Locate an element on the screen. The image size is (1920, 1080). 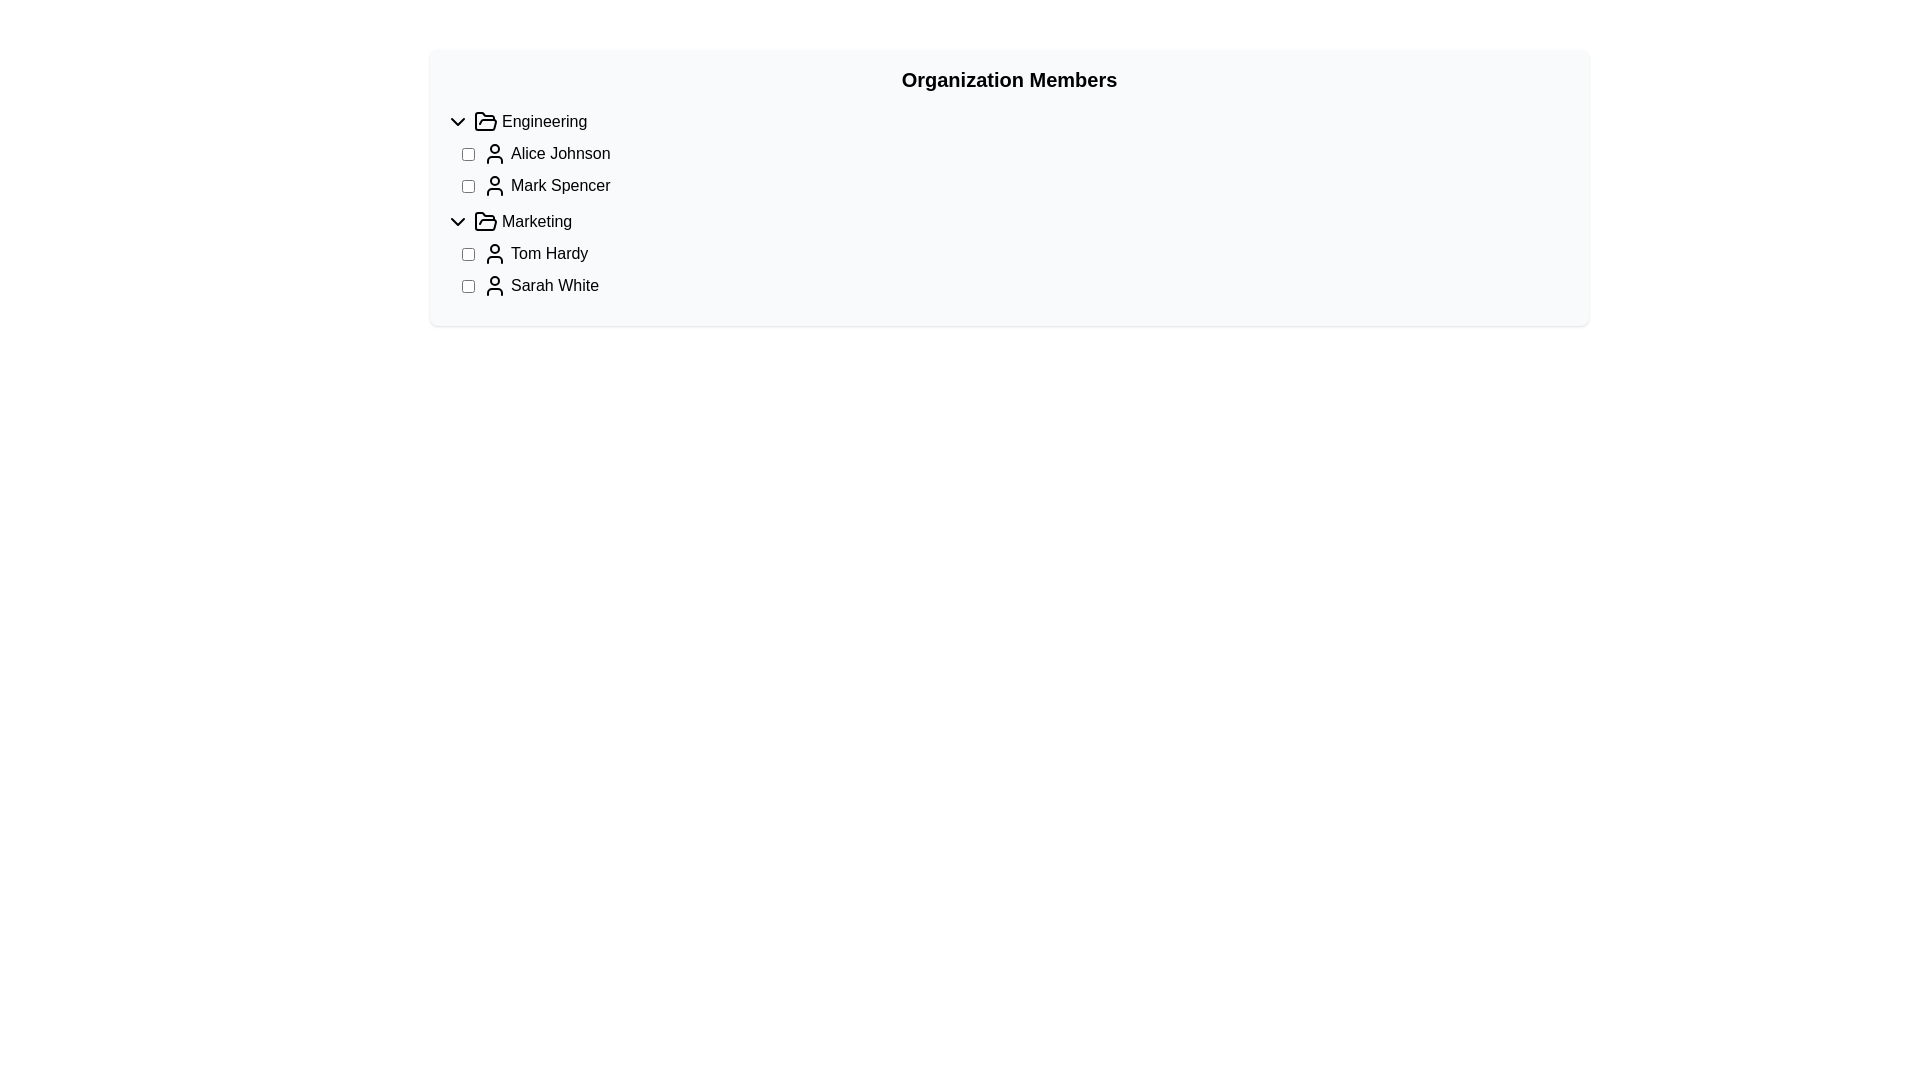
the checkbox located next to the name label 'Tom Hardy' is located at coordinates (467, 253).